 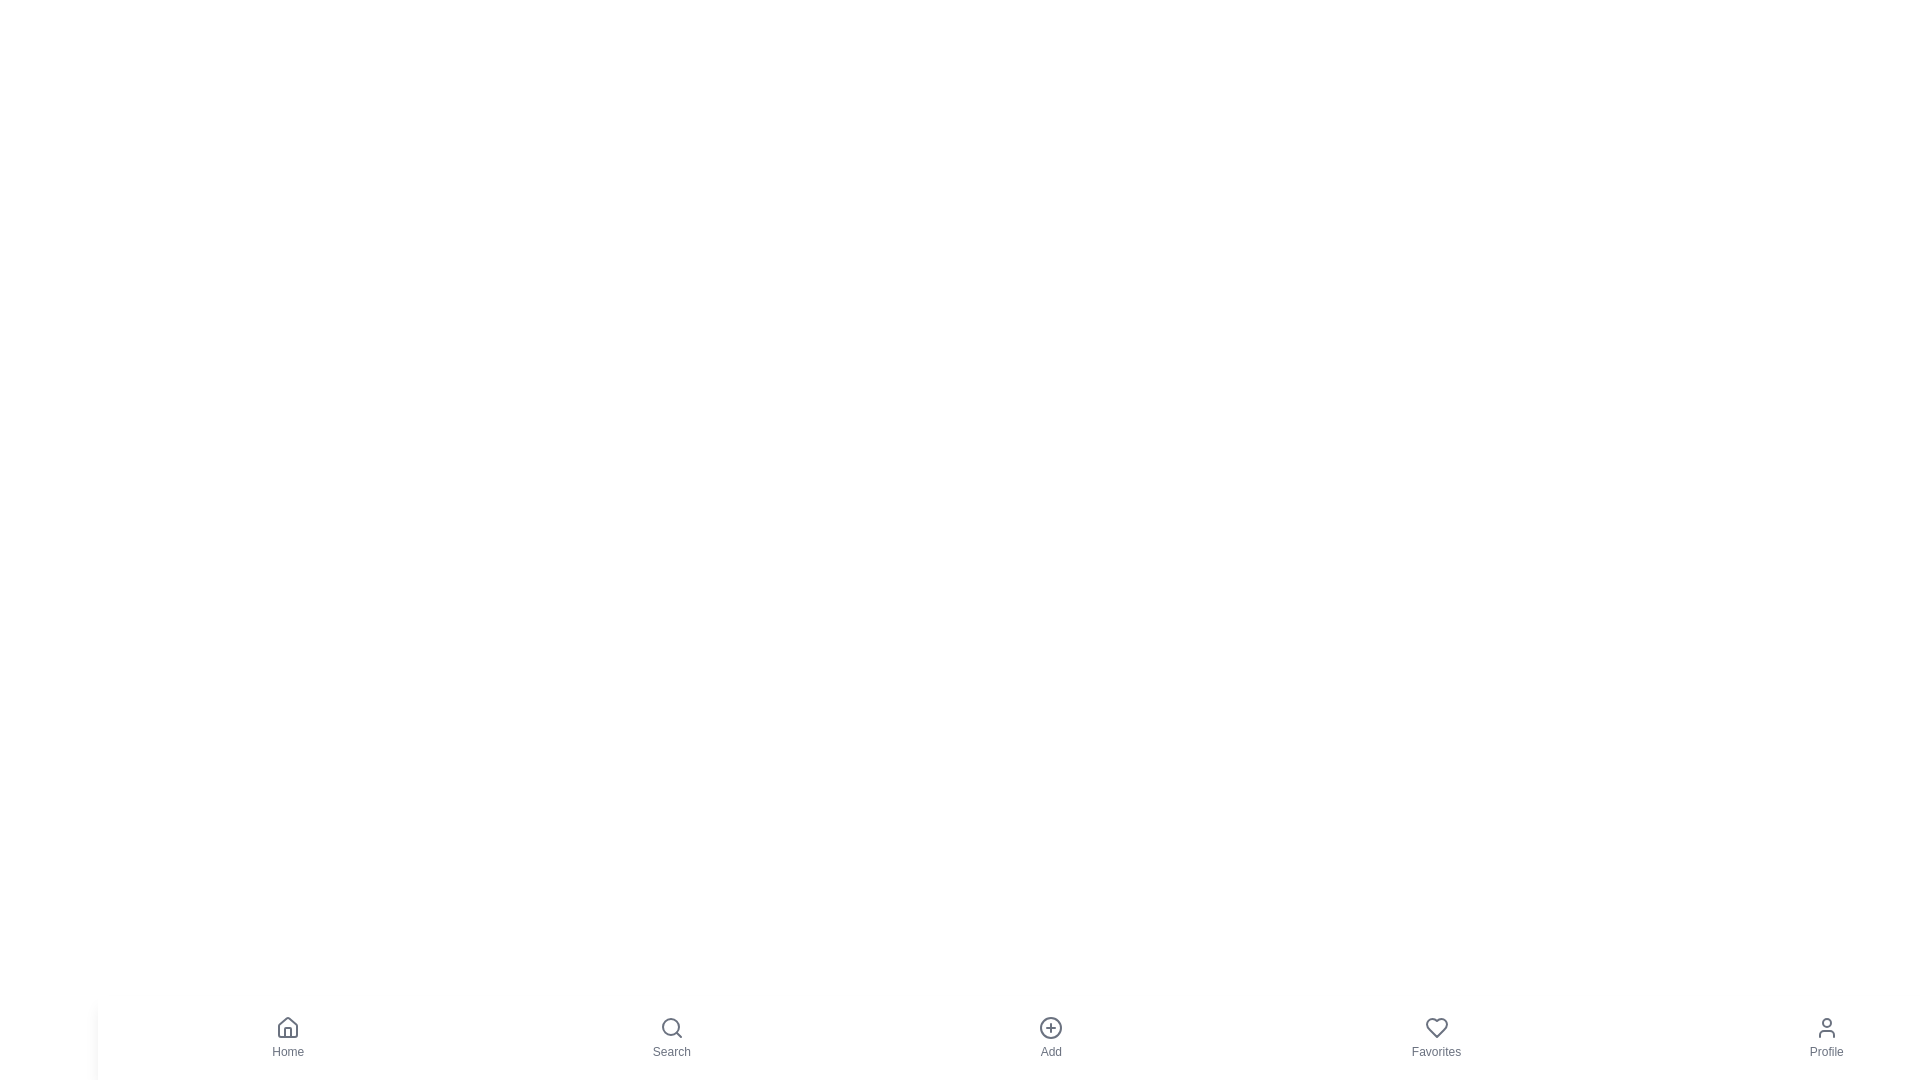 I want to click on the 'Home' text label in the navigation menu located at the bottom of the interface, so click(x=287, y=1051).